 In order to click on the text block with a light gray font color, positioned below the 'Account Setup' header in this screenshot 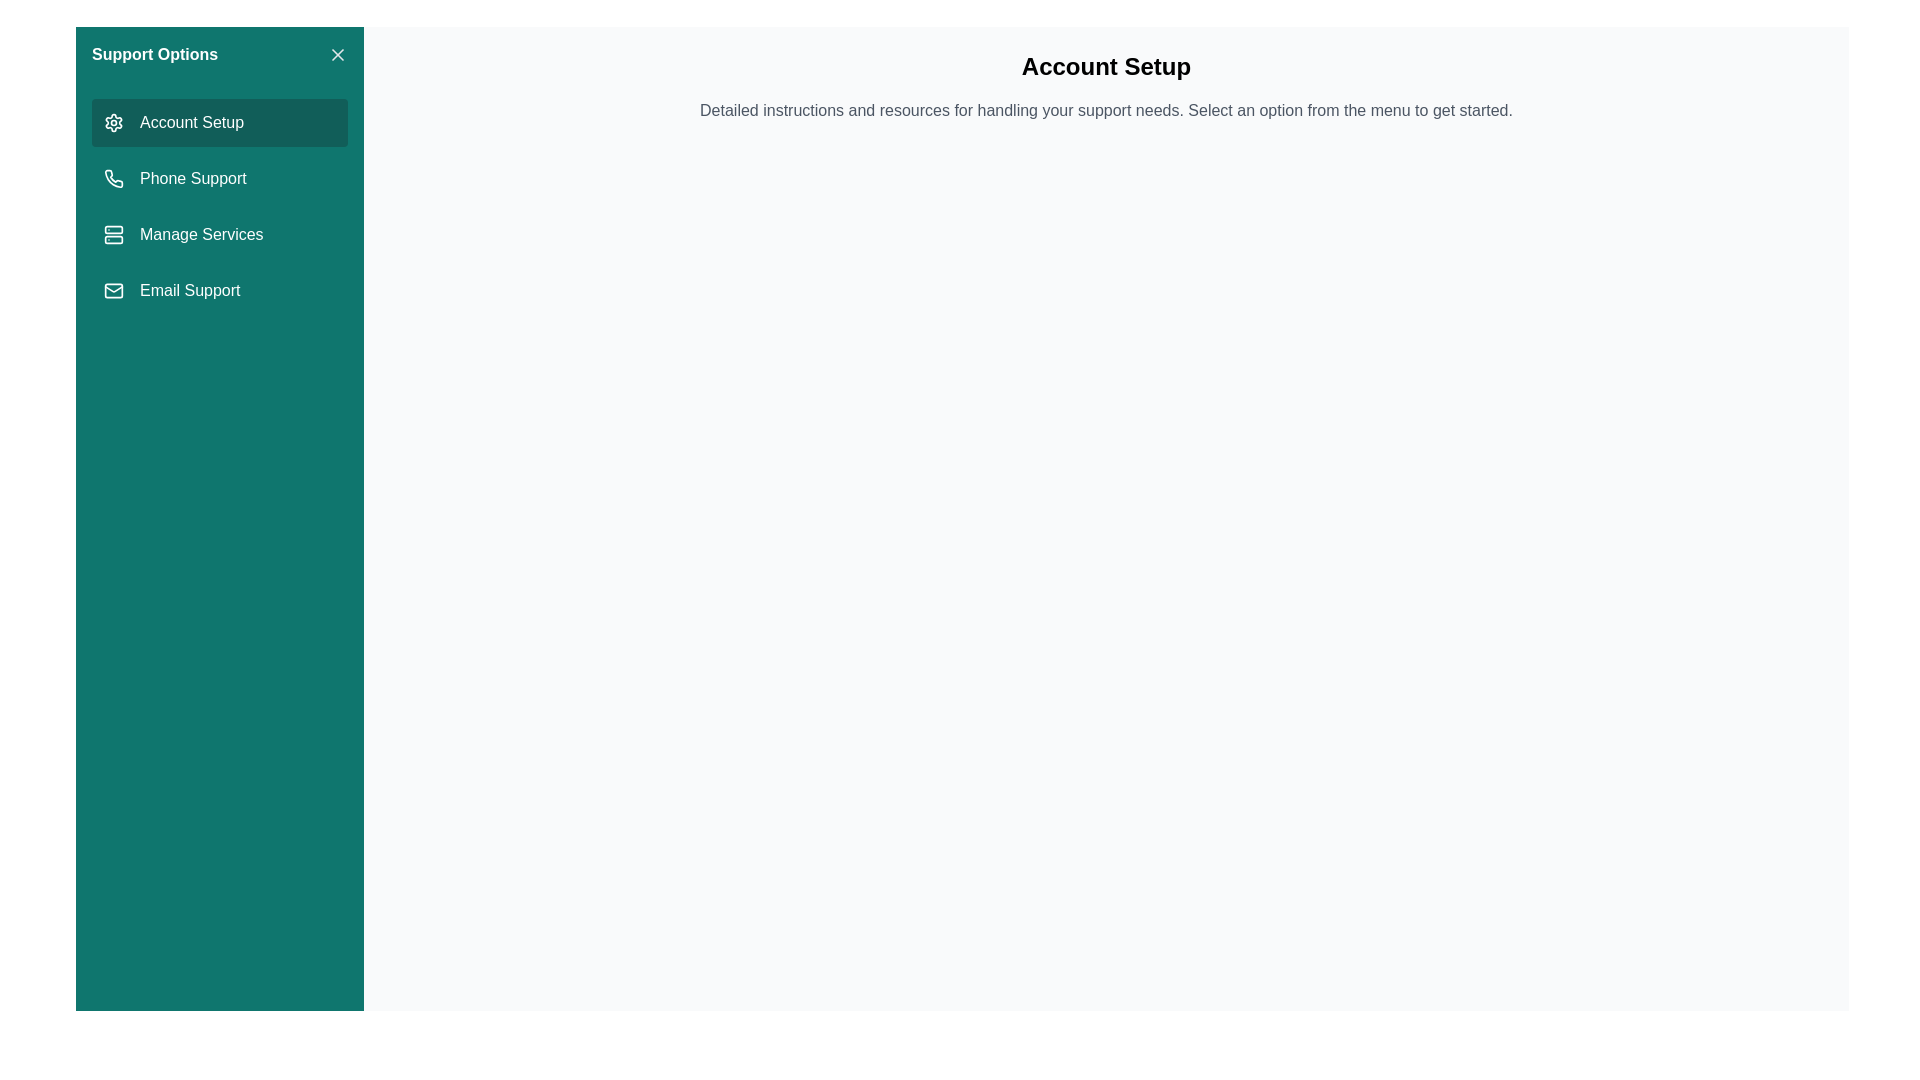, I will do `click(1105, 111)`.